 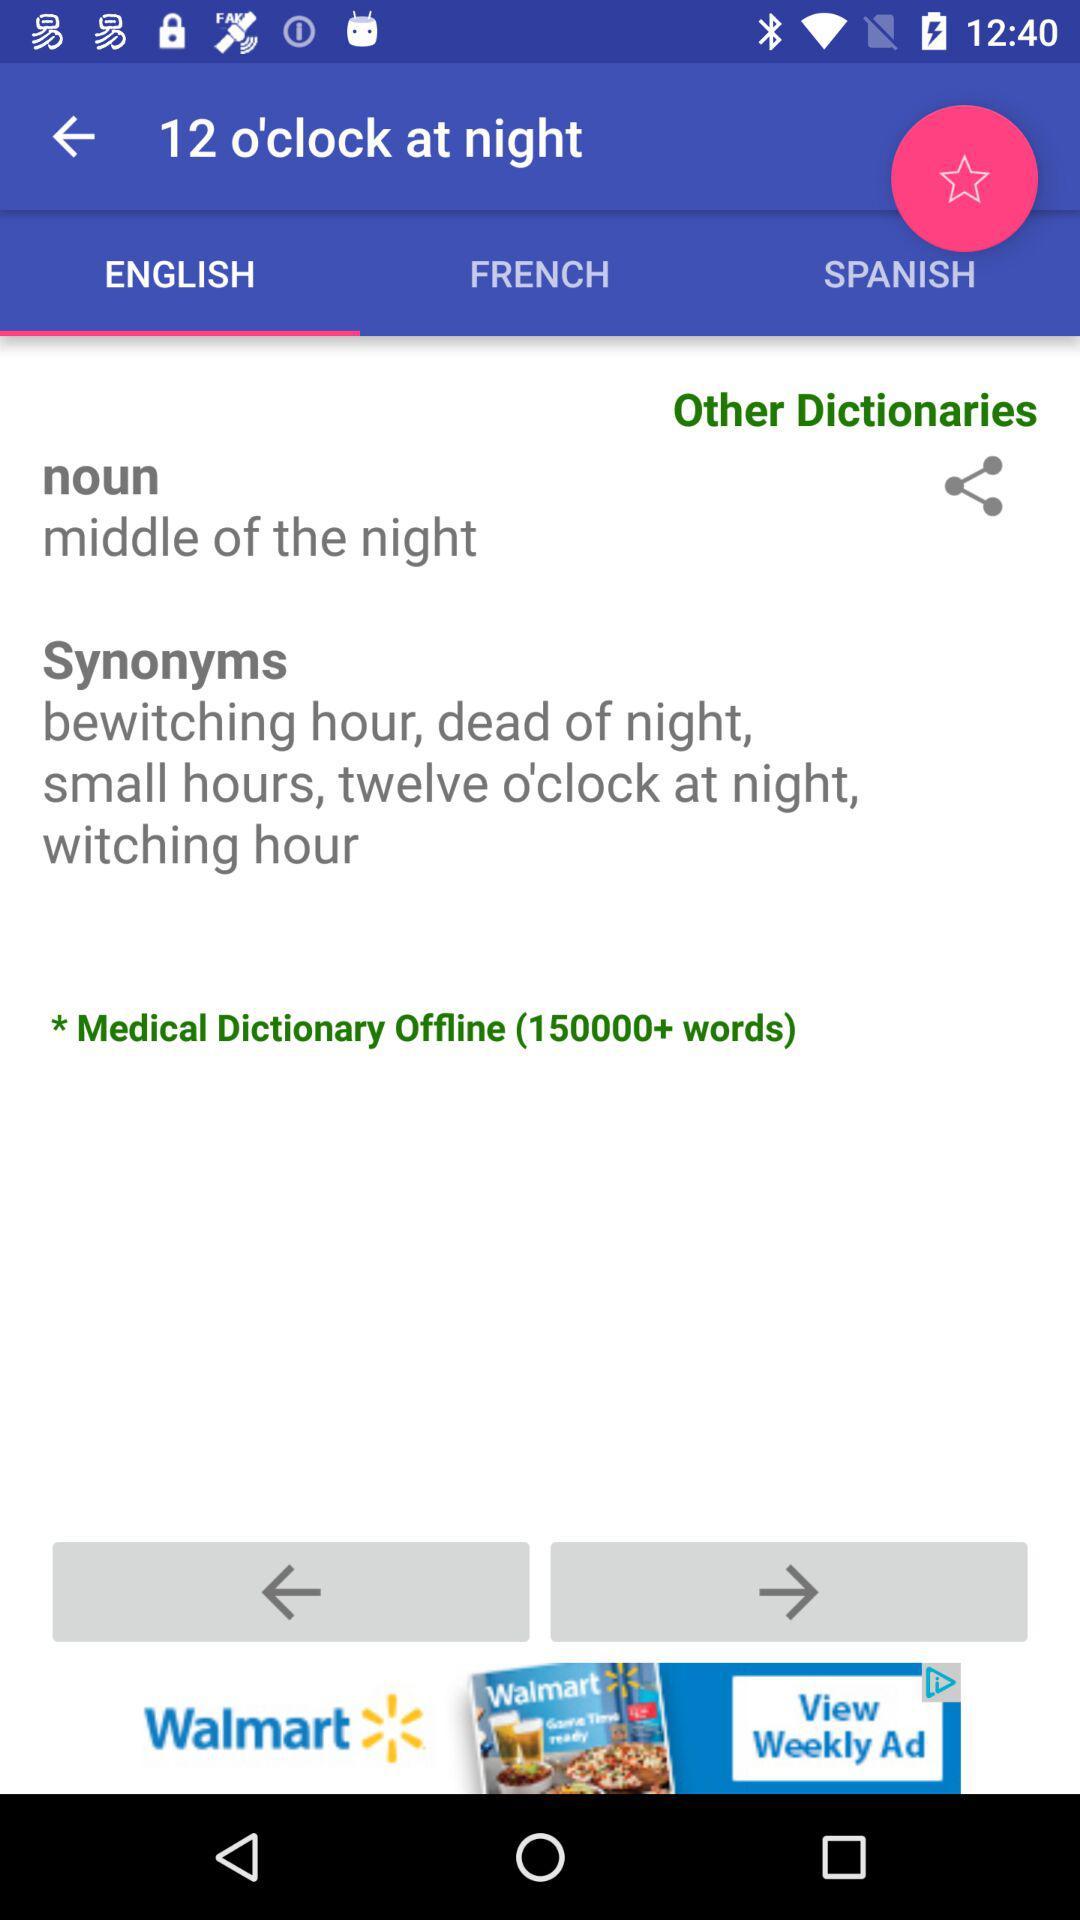 I want to click on it is go to previous page element, so click(x=290, y=1590).